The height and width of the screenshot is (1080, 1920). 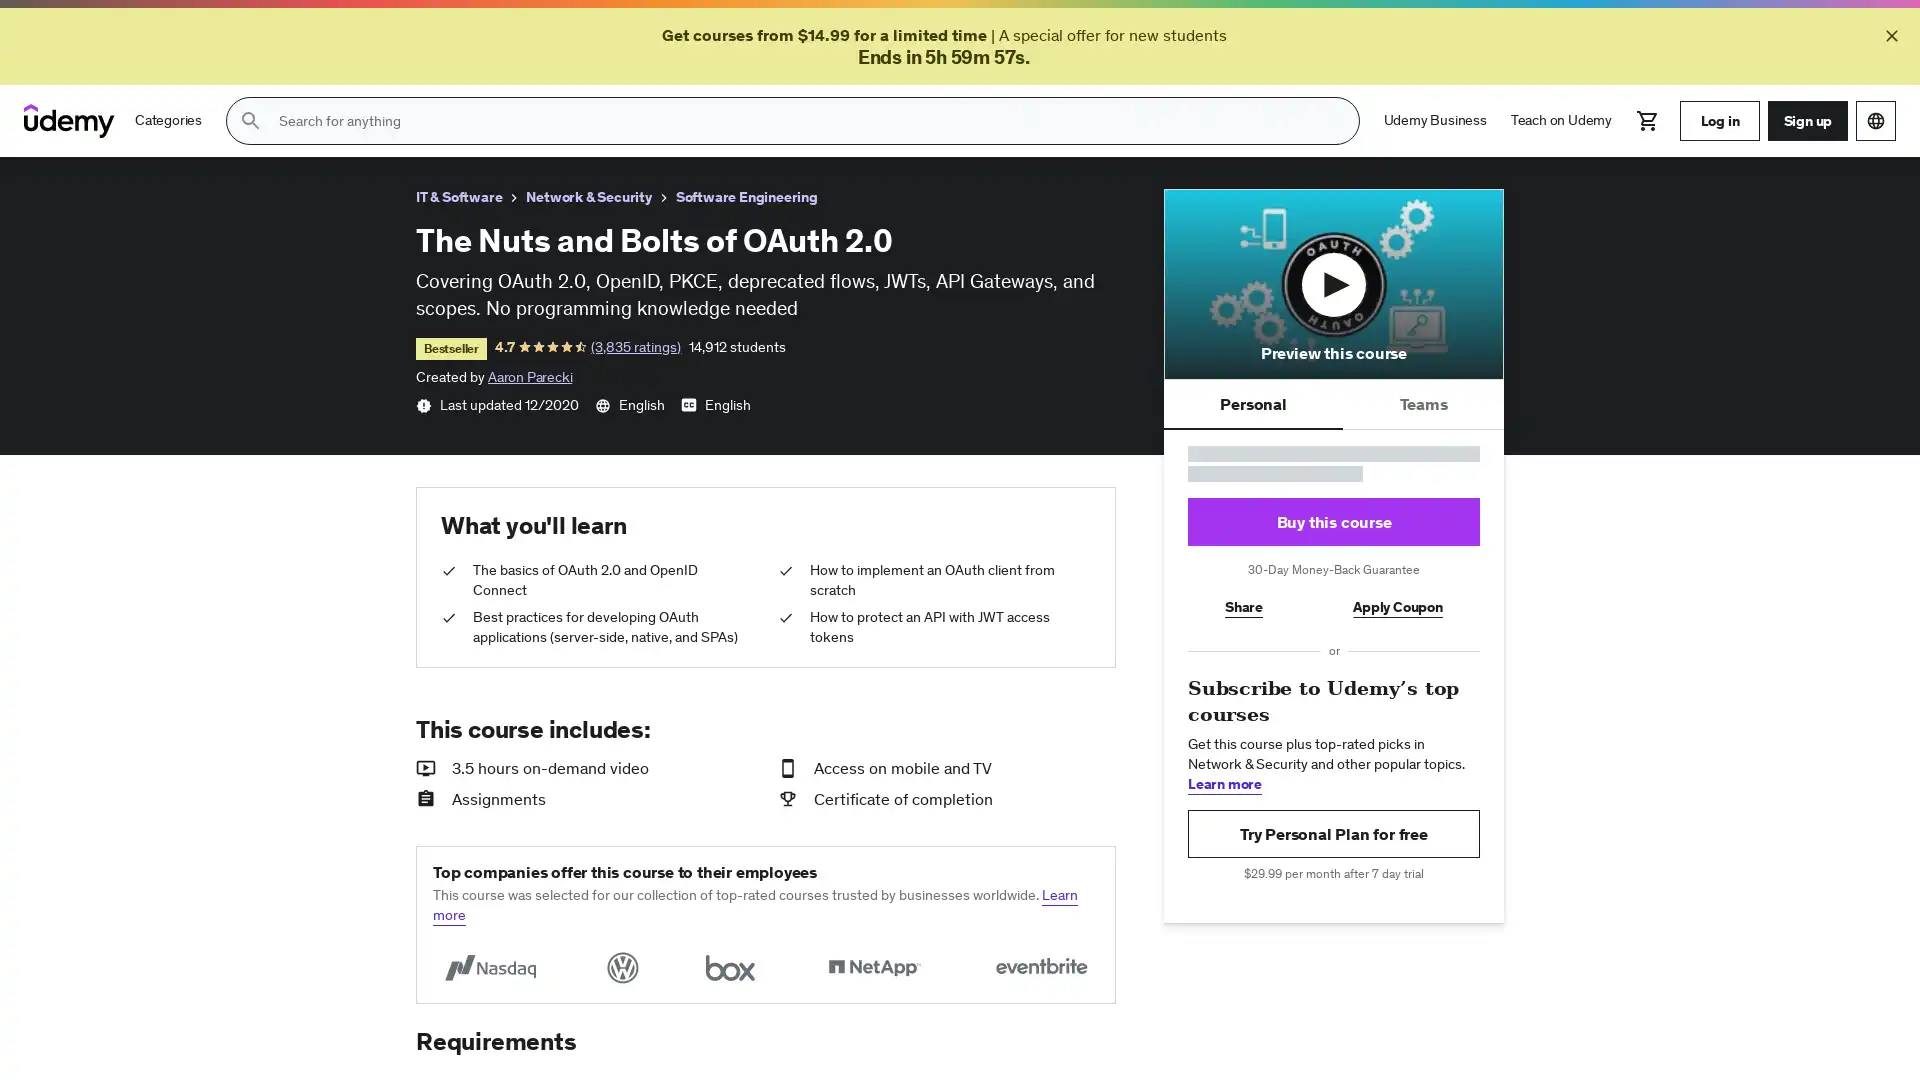 I want to click on Play course preview, so click(x=1334, y=284).